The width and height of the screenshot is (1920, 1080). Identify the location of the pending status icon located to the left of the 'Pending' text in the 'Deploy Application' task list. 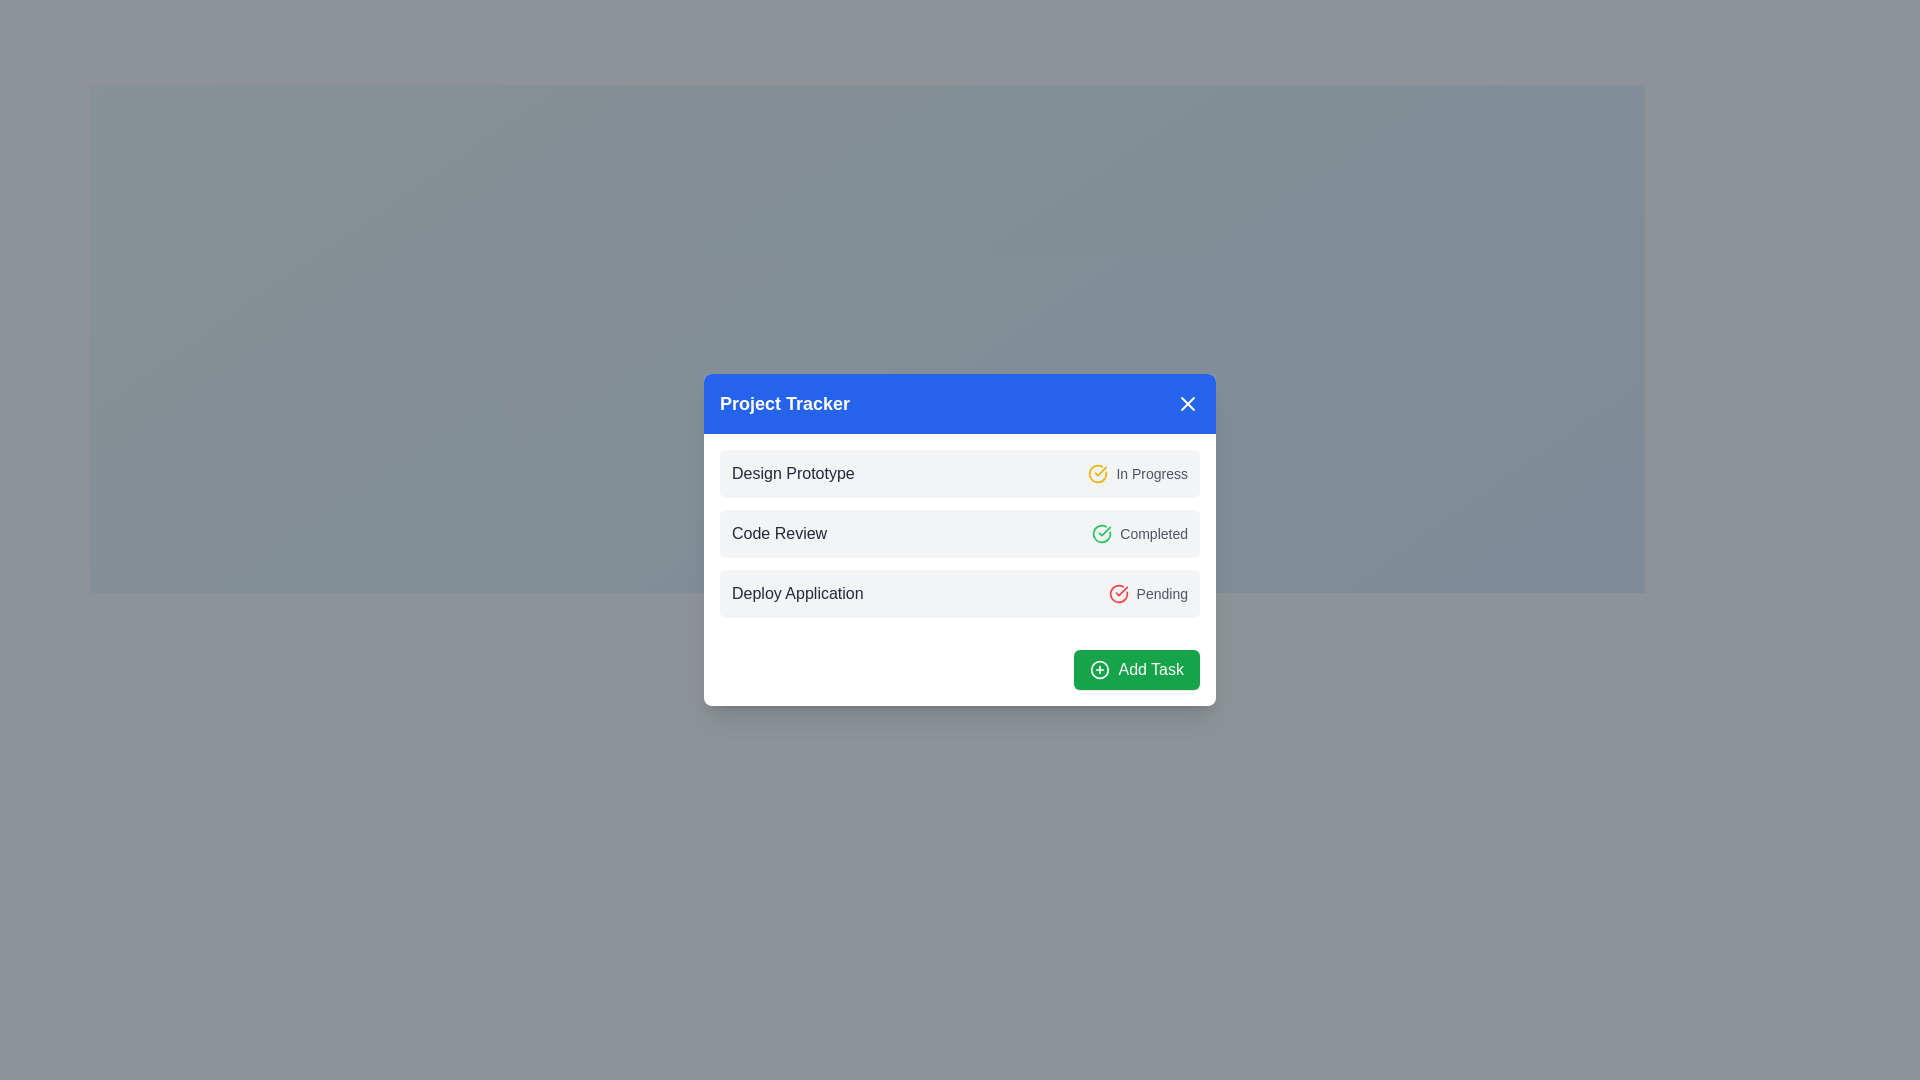
(1117, 593).